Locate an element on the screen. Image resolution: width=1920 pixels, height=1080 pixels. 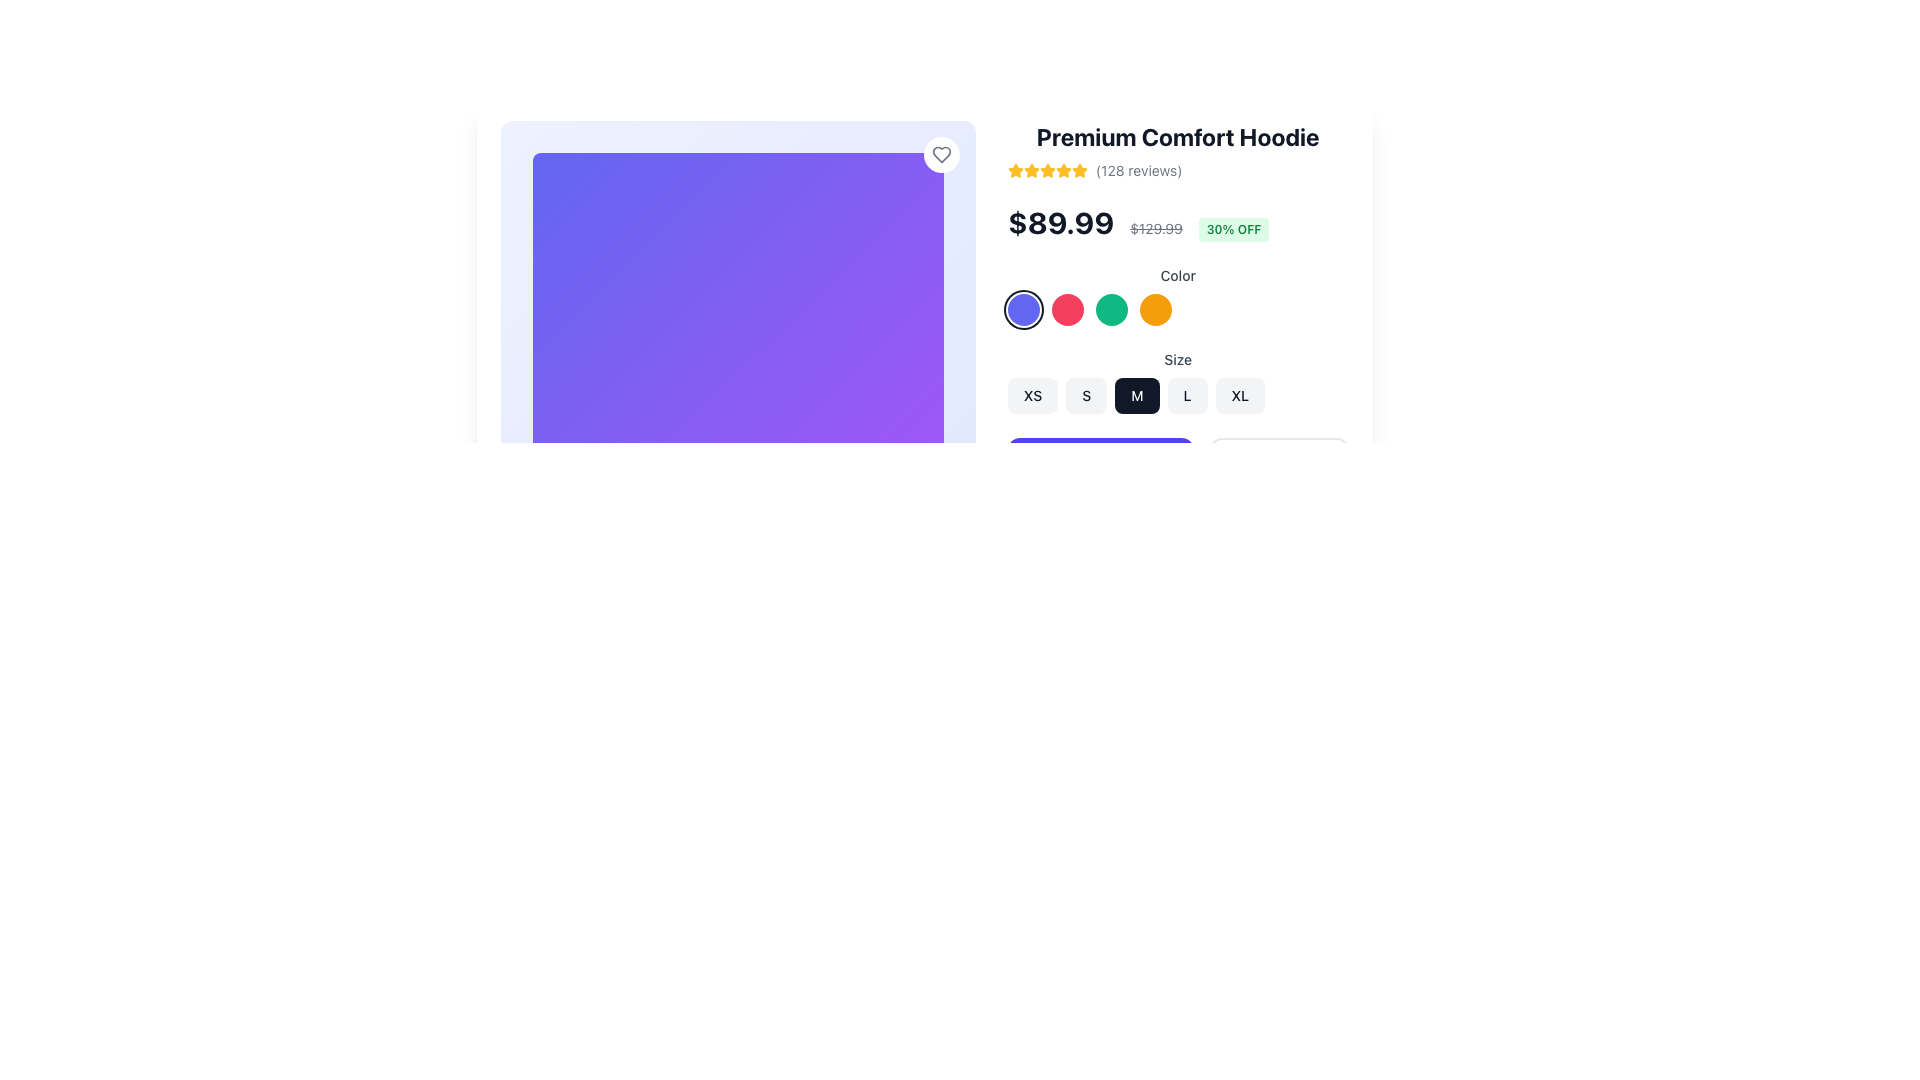
the fifth yellow star icon in the rating system, located in the upper-right section of the interface is located at coordinates (1046, 169).